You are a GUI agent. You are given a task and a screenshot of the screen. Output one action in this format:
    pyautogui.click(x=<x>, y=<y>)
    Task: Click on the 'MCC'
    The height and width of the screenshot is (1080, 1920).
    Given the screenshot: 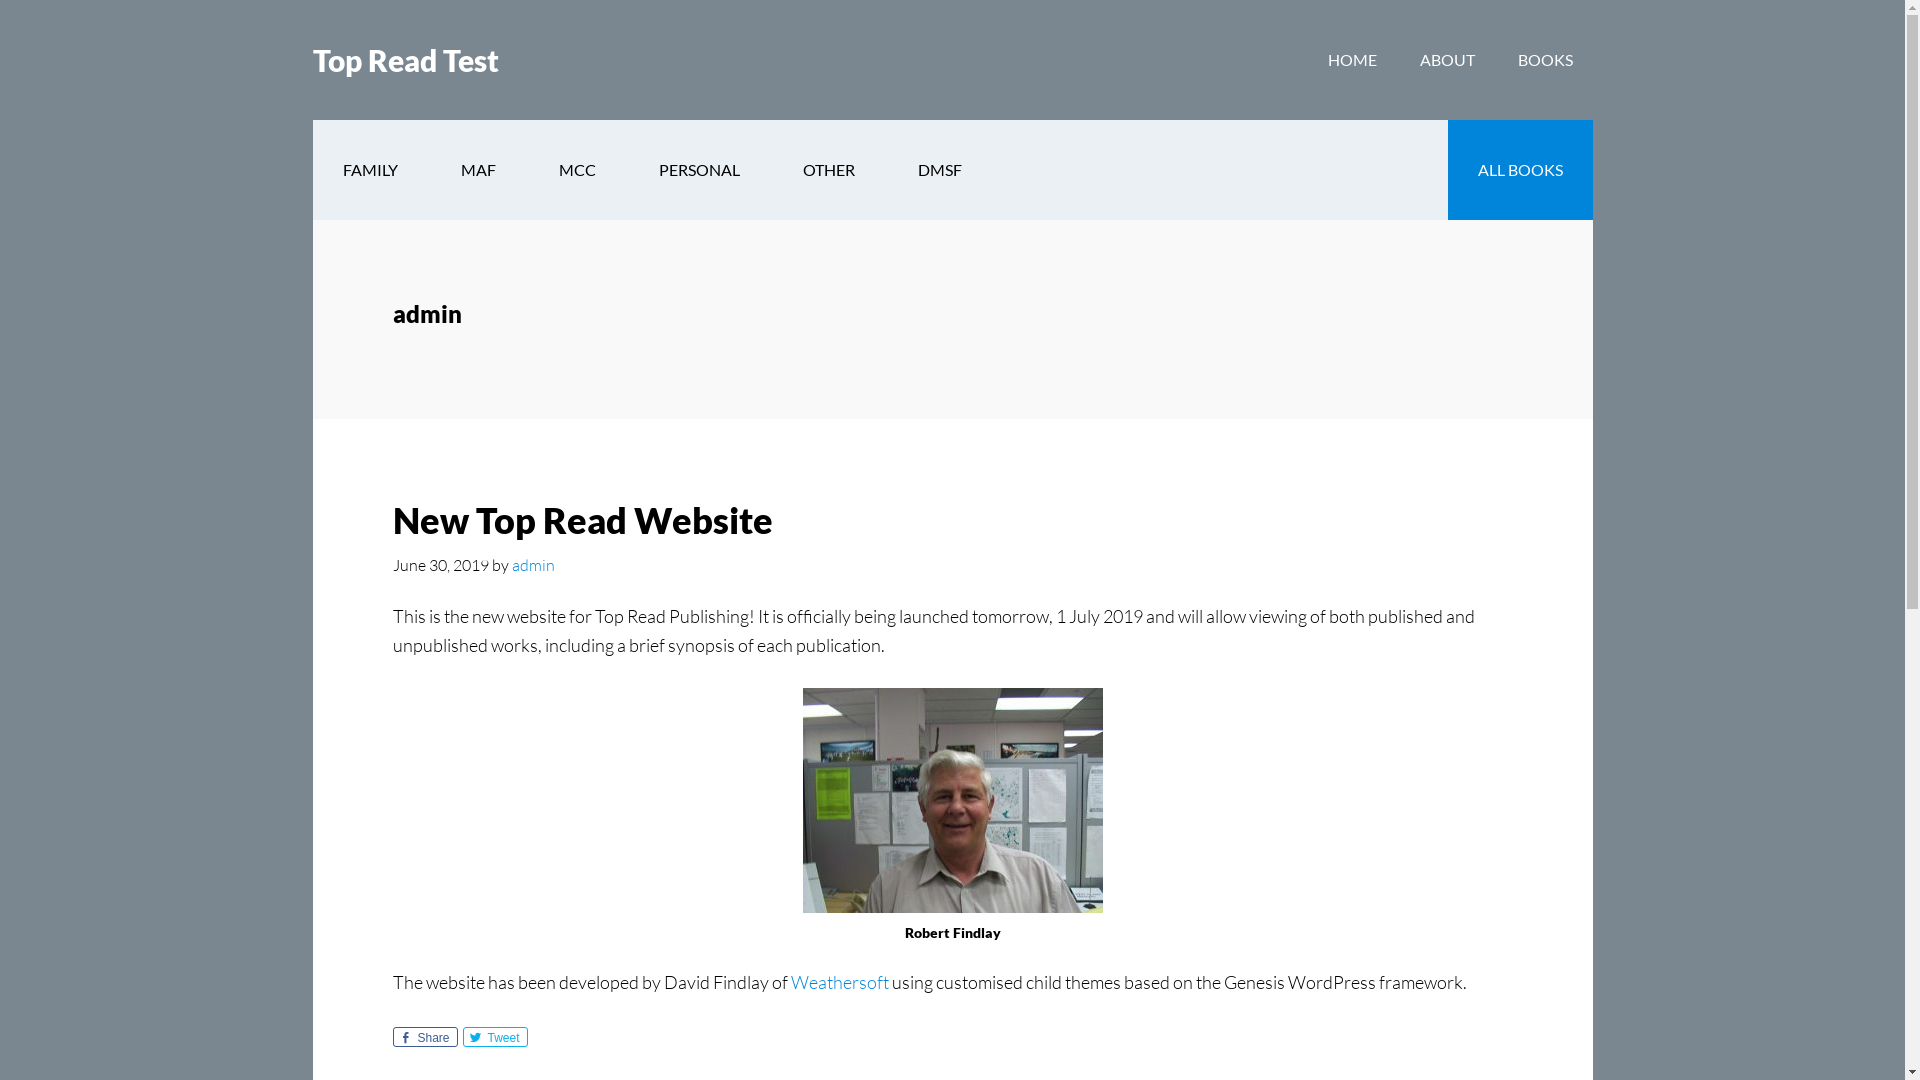 What is the action you would take?
    pyautogui.click(x=575, y=168)
    